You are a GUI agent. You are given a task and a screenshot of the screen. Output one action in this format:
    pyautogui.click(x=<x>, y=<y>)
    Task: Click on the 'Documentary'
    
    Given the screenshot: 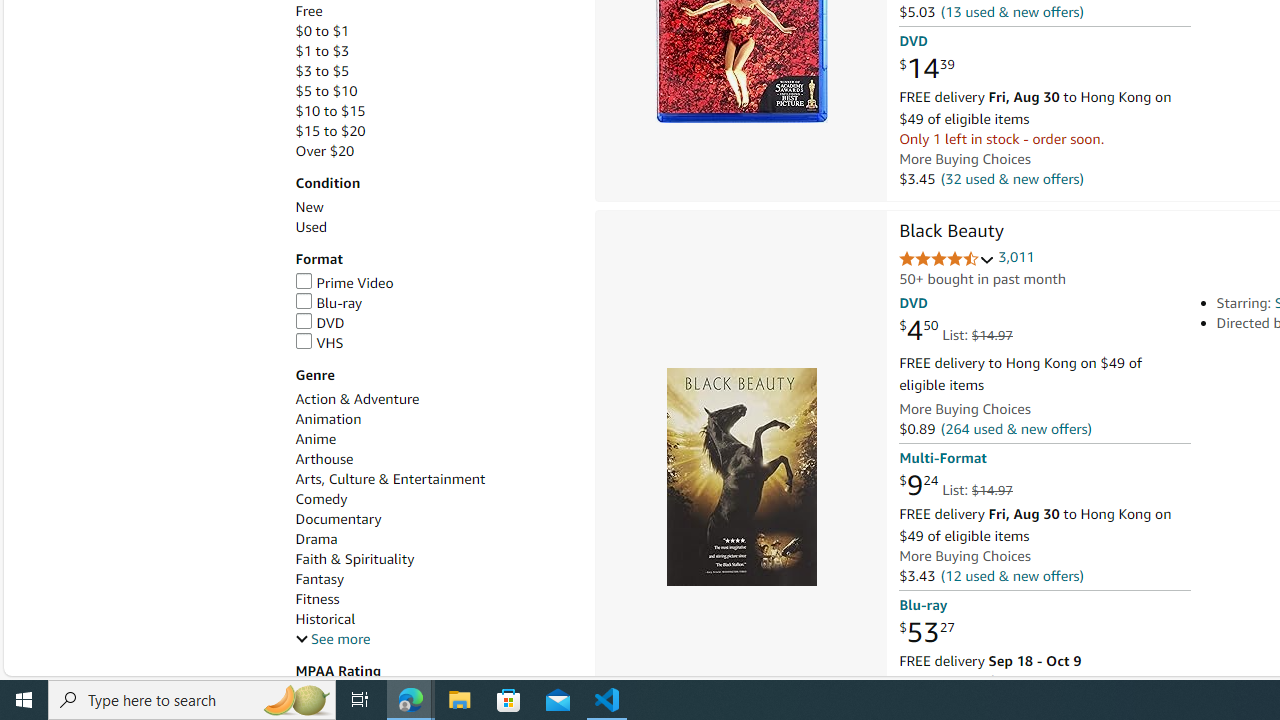 What is the action you would take?
    pyautogui.click(x=337, y=518)
    